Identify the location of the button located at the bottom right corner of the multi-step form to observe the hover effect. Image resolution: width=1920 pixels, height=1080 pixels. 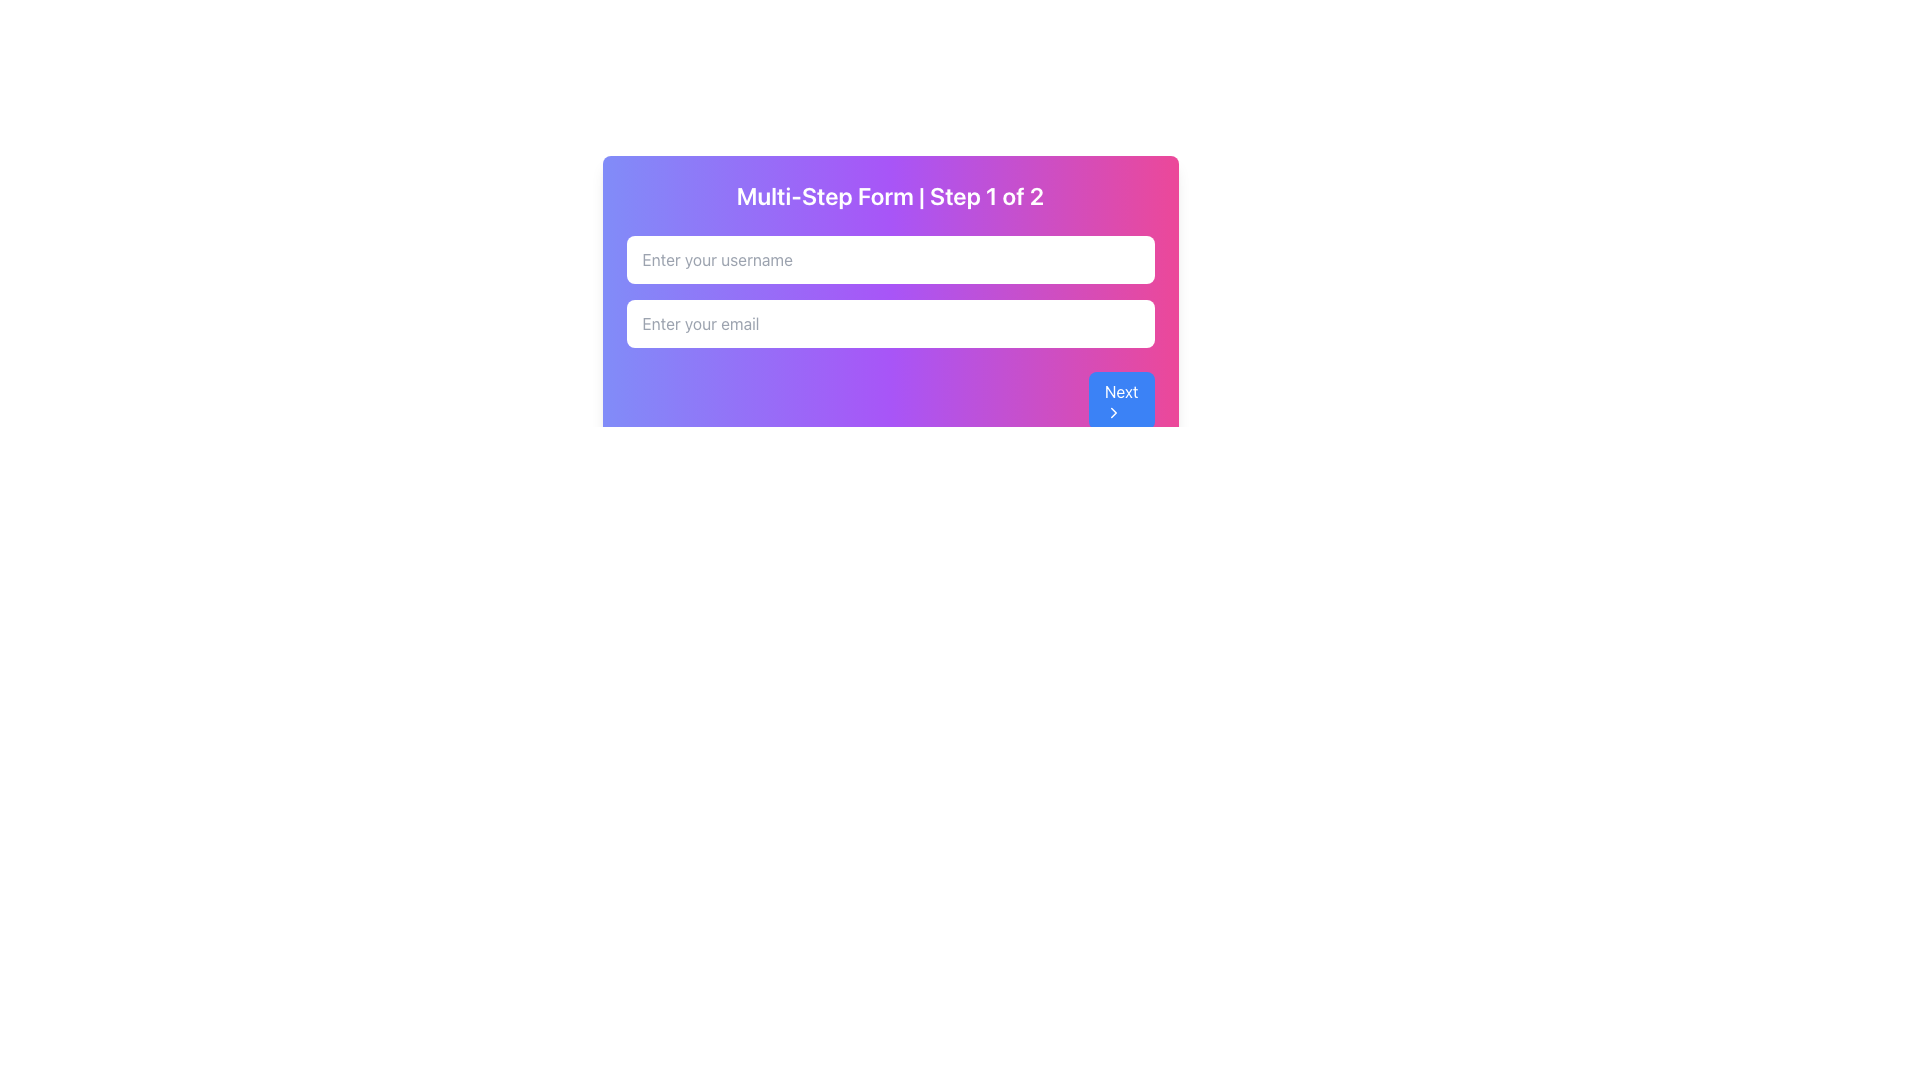
(1121, 401).